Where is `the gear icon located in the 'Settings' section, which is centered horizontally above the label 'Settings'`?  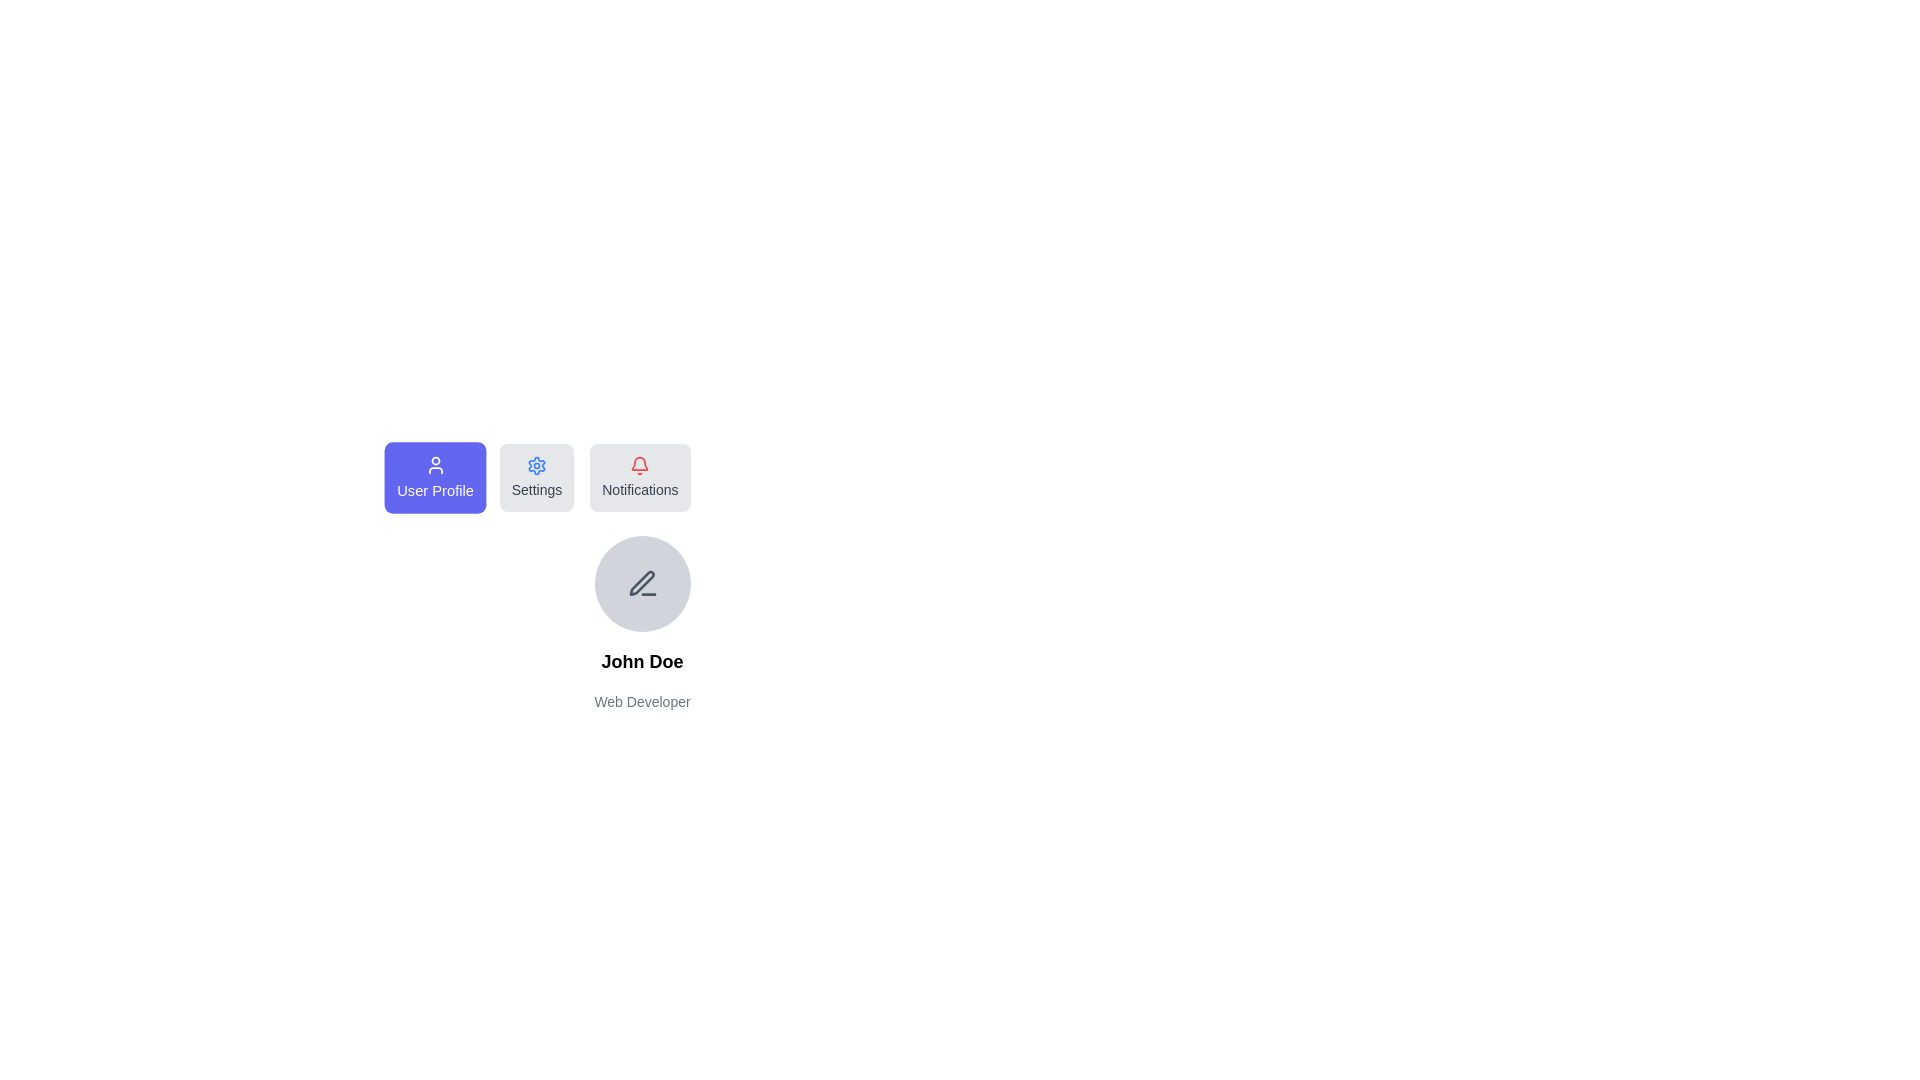
the gear icon located in the 'Settings' section, which is centered horizontally above the label 'Settings' is located at coordinates (537, 466).